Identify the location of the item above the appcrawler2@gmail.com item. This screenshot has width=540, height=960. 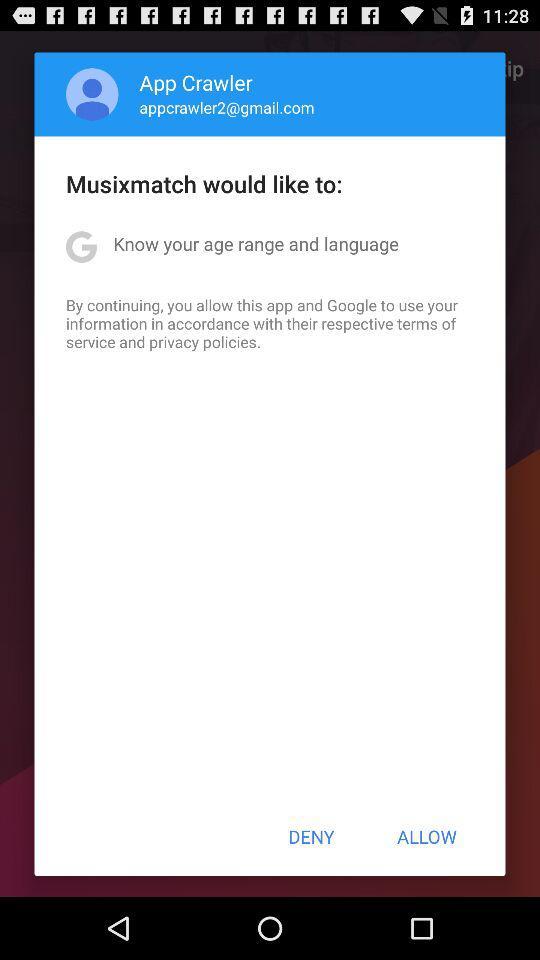
(196, 82).